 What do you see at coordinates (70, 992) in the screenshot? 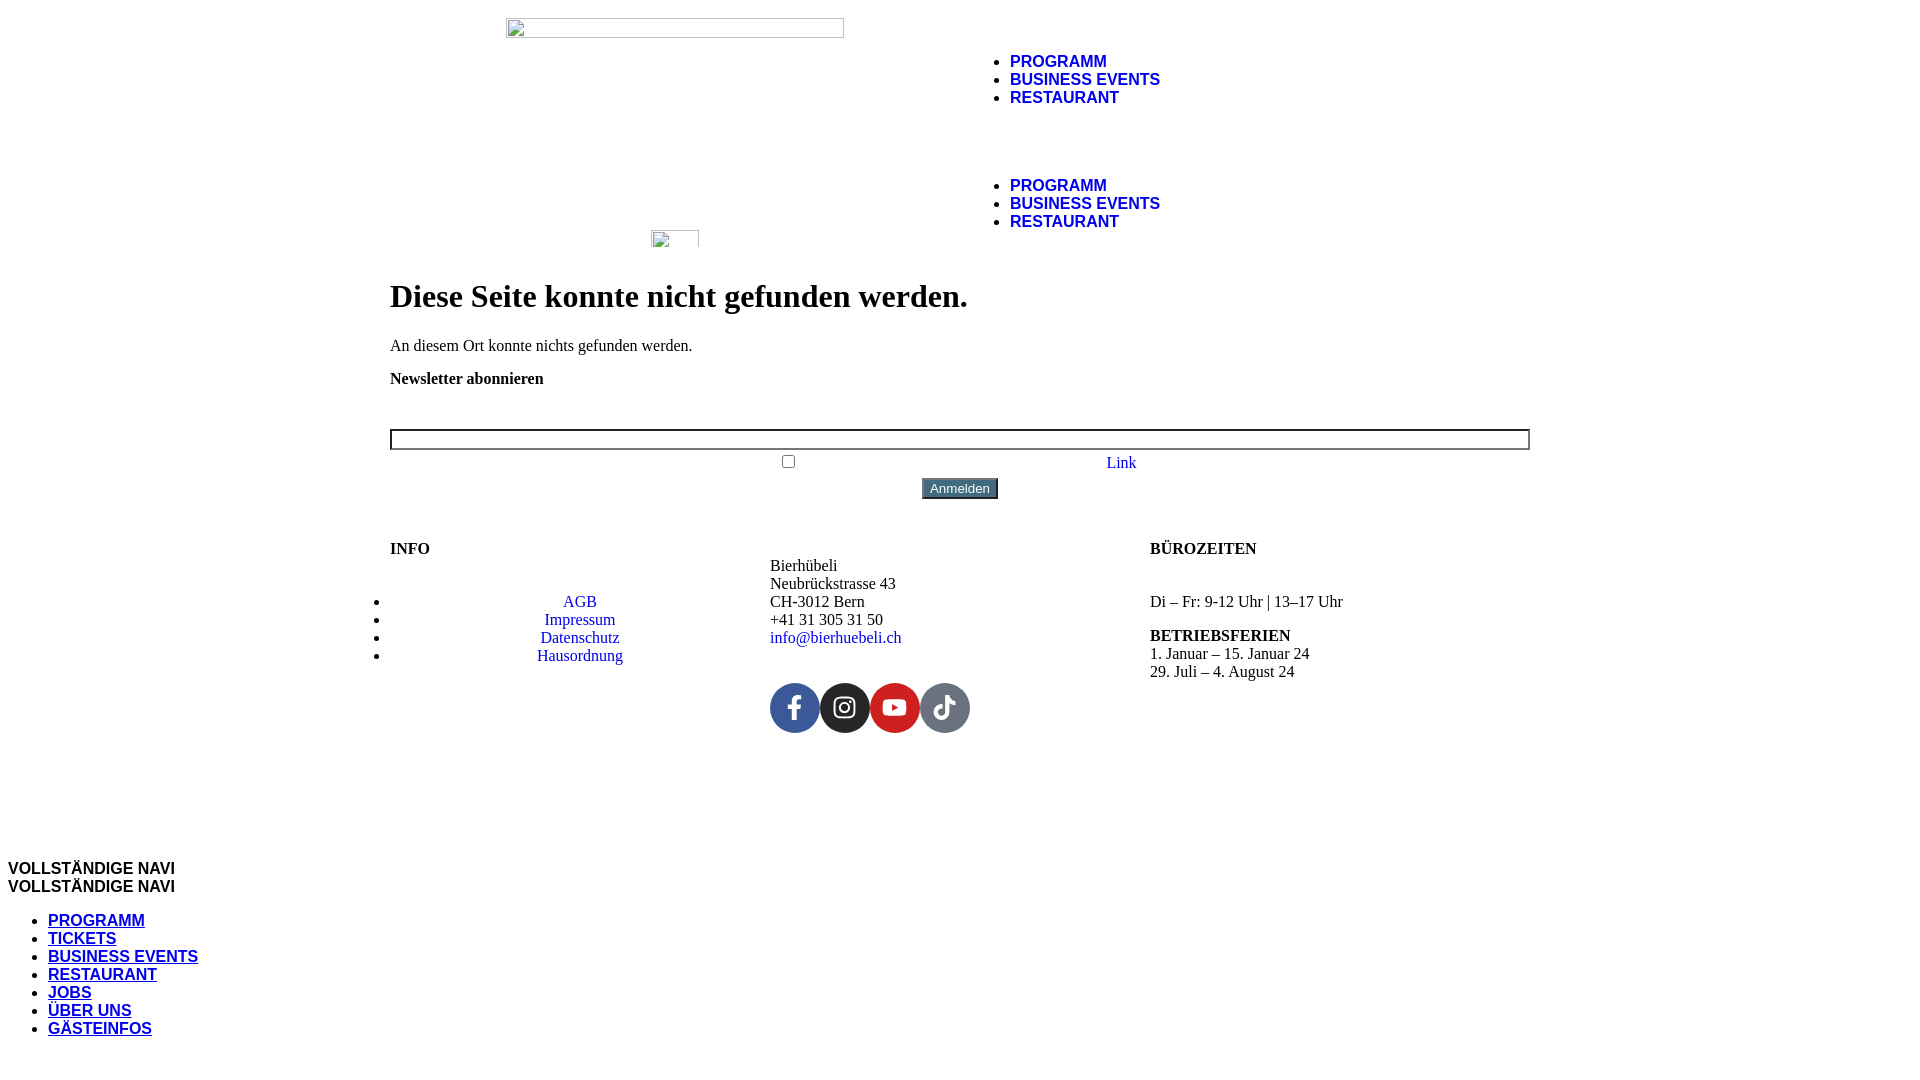
I see `'JOBS'` at bounding box center [70, 992].